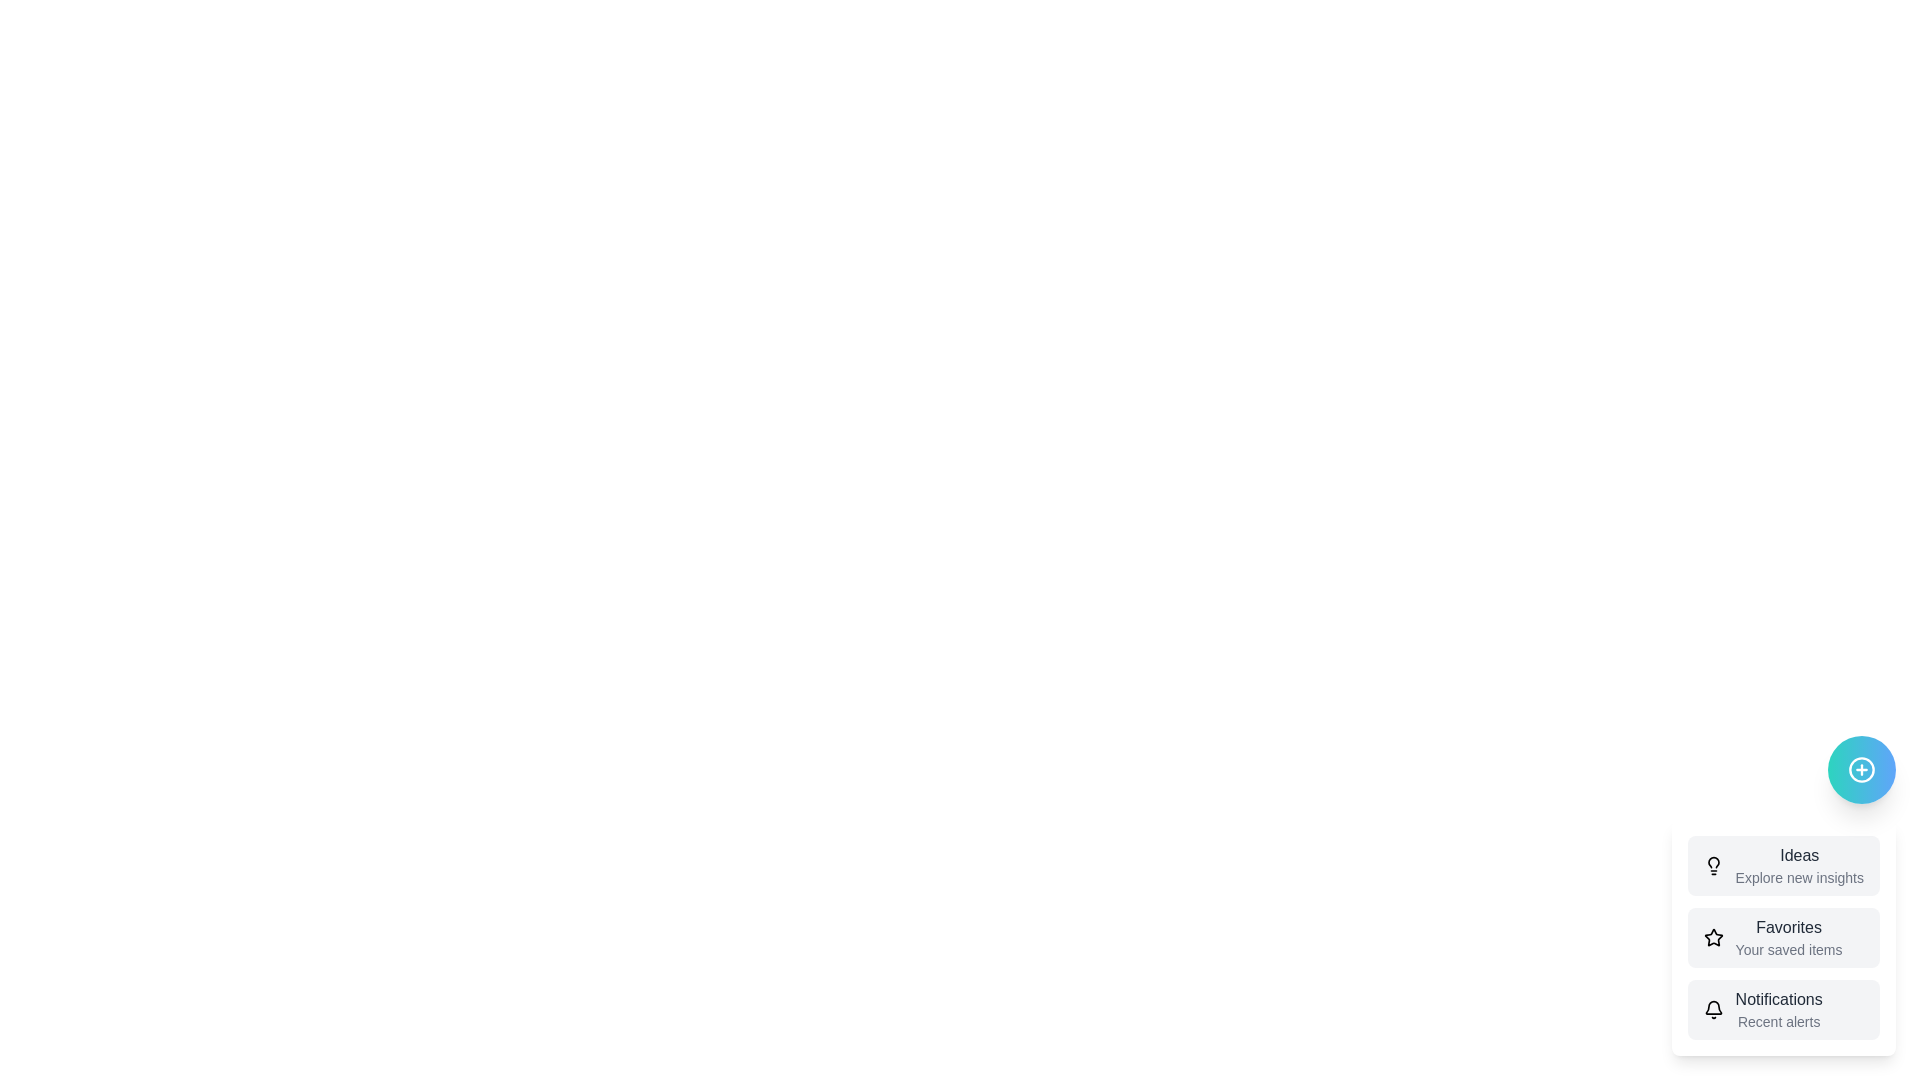  What do you see at coordinates (1783, 1010) in the screenshot?
I see `the notifications list item, which is the third item in a vertical list indicating recent alerts or updates` at bounding box center [1783, 1010].